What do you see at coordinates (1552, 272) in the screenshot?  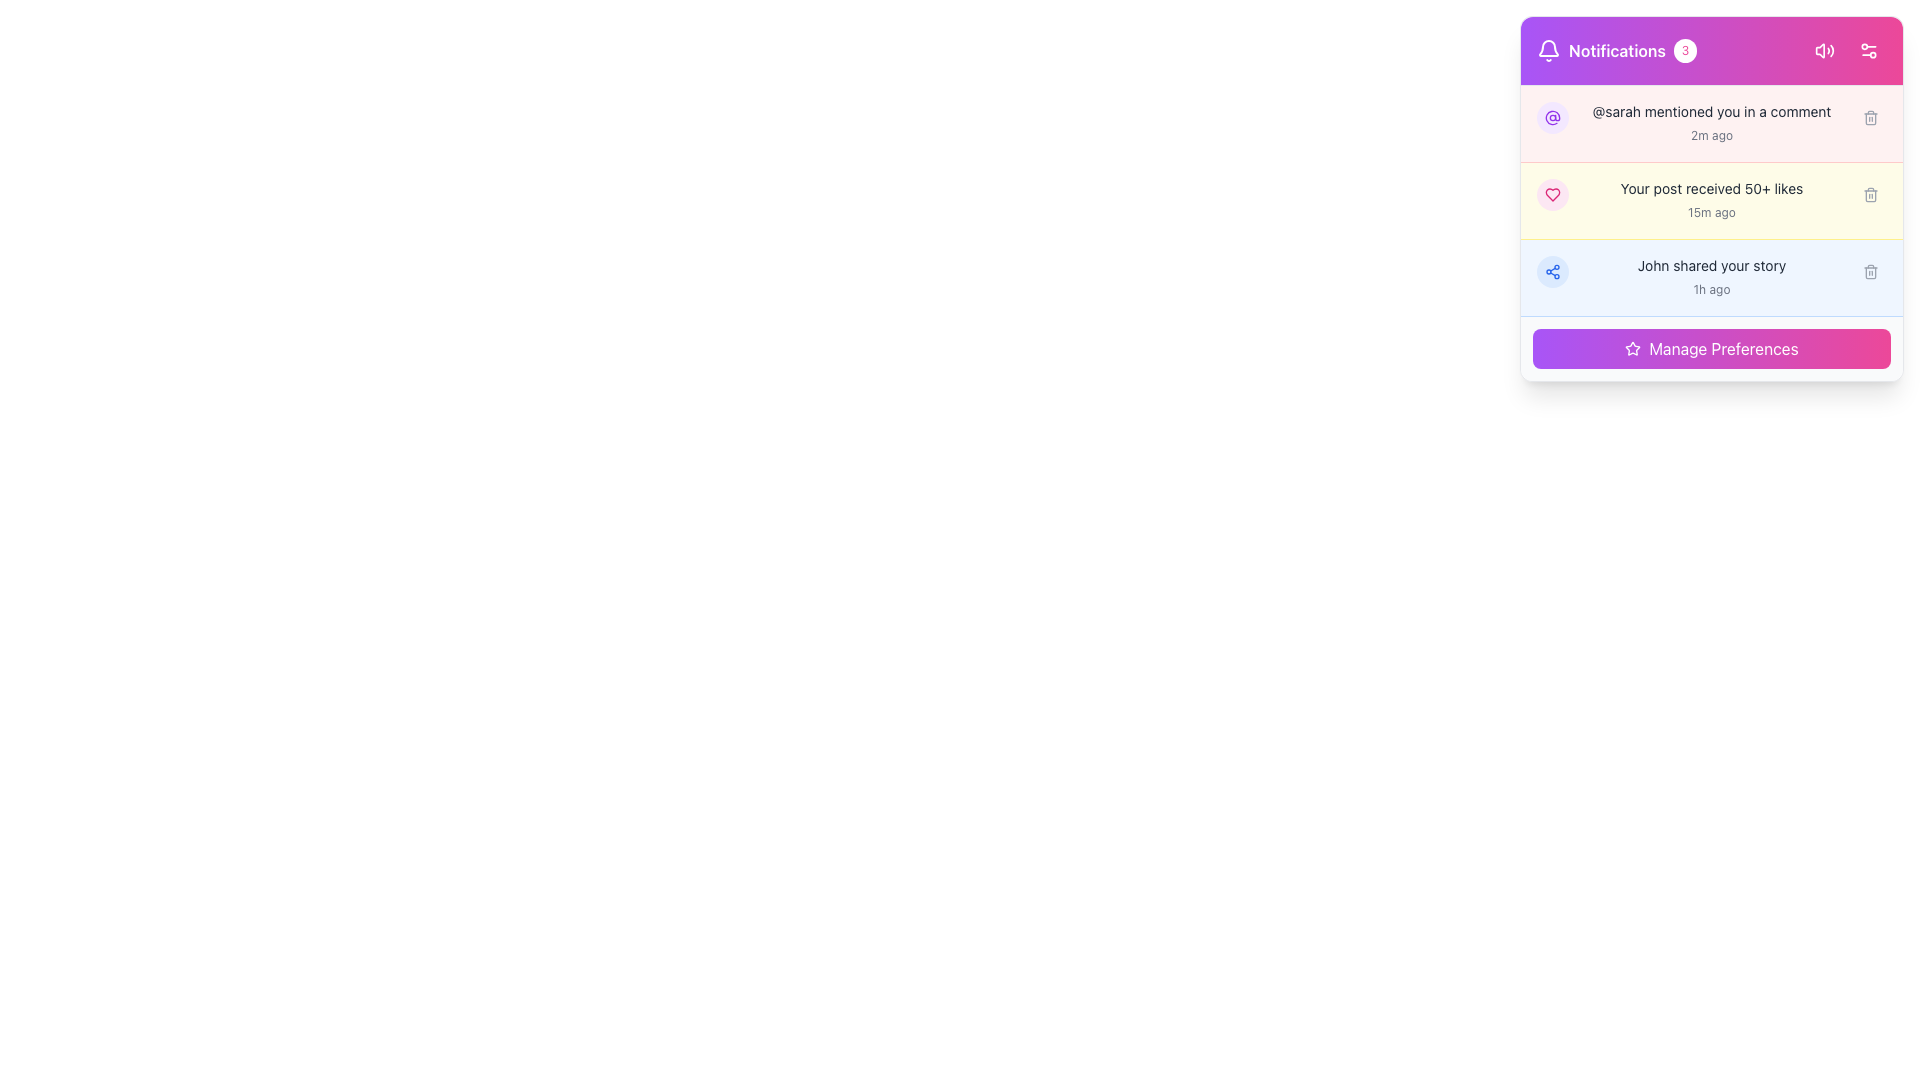 I see `the Icon Button related to sharing content in the notification labeled 'John shared your story 1h ago'` at bounding box center [1552, 272].